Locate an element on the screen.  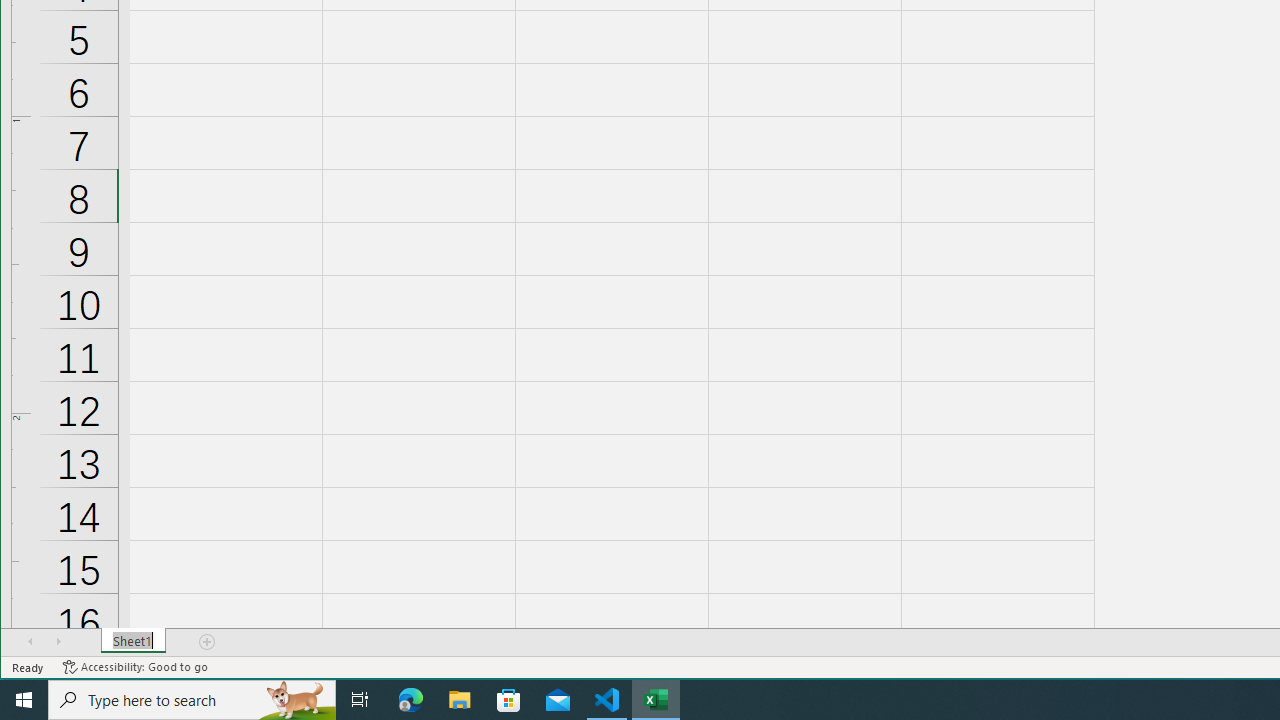
'Accessibility Checker Accessibility: Good to go' is located at coordinates (134, 667).